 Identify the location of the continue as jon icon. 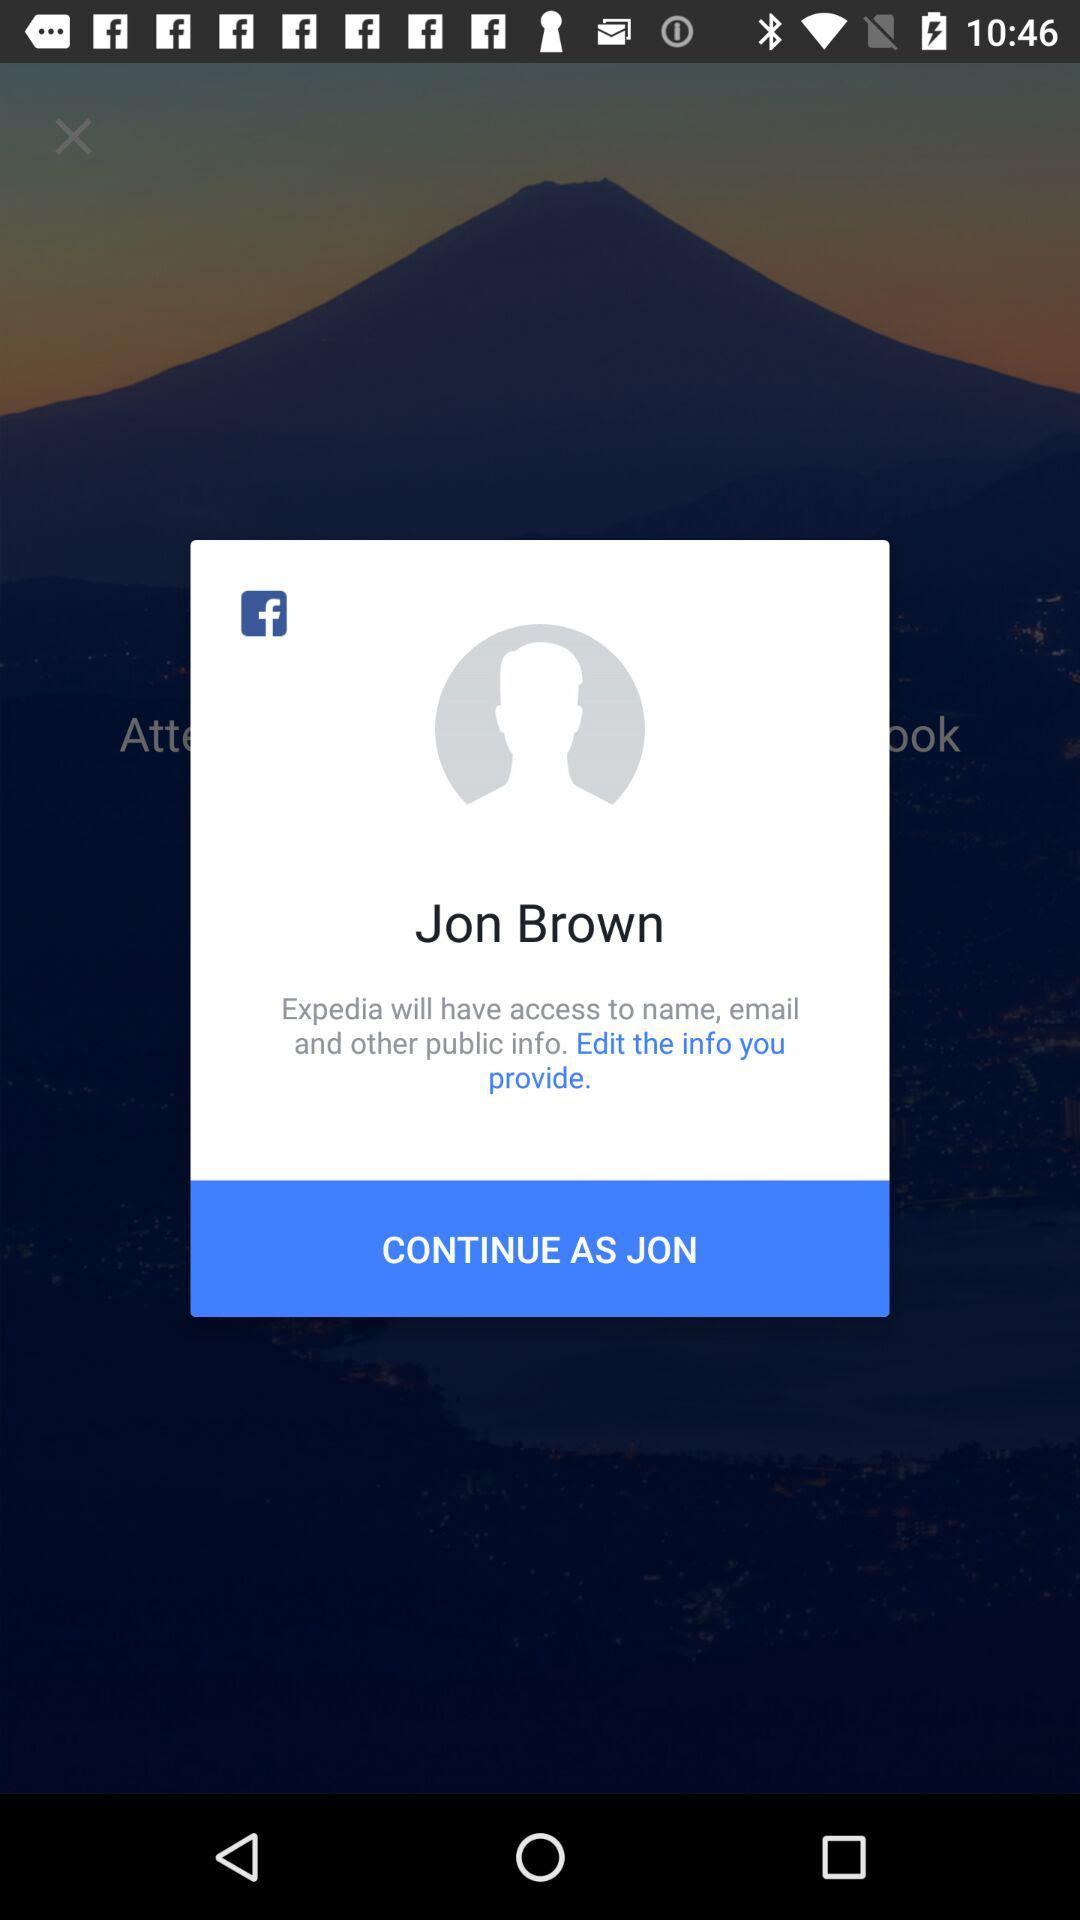
(540, 1247).